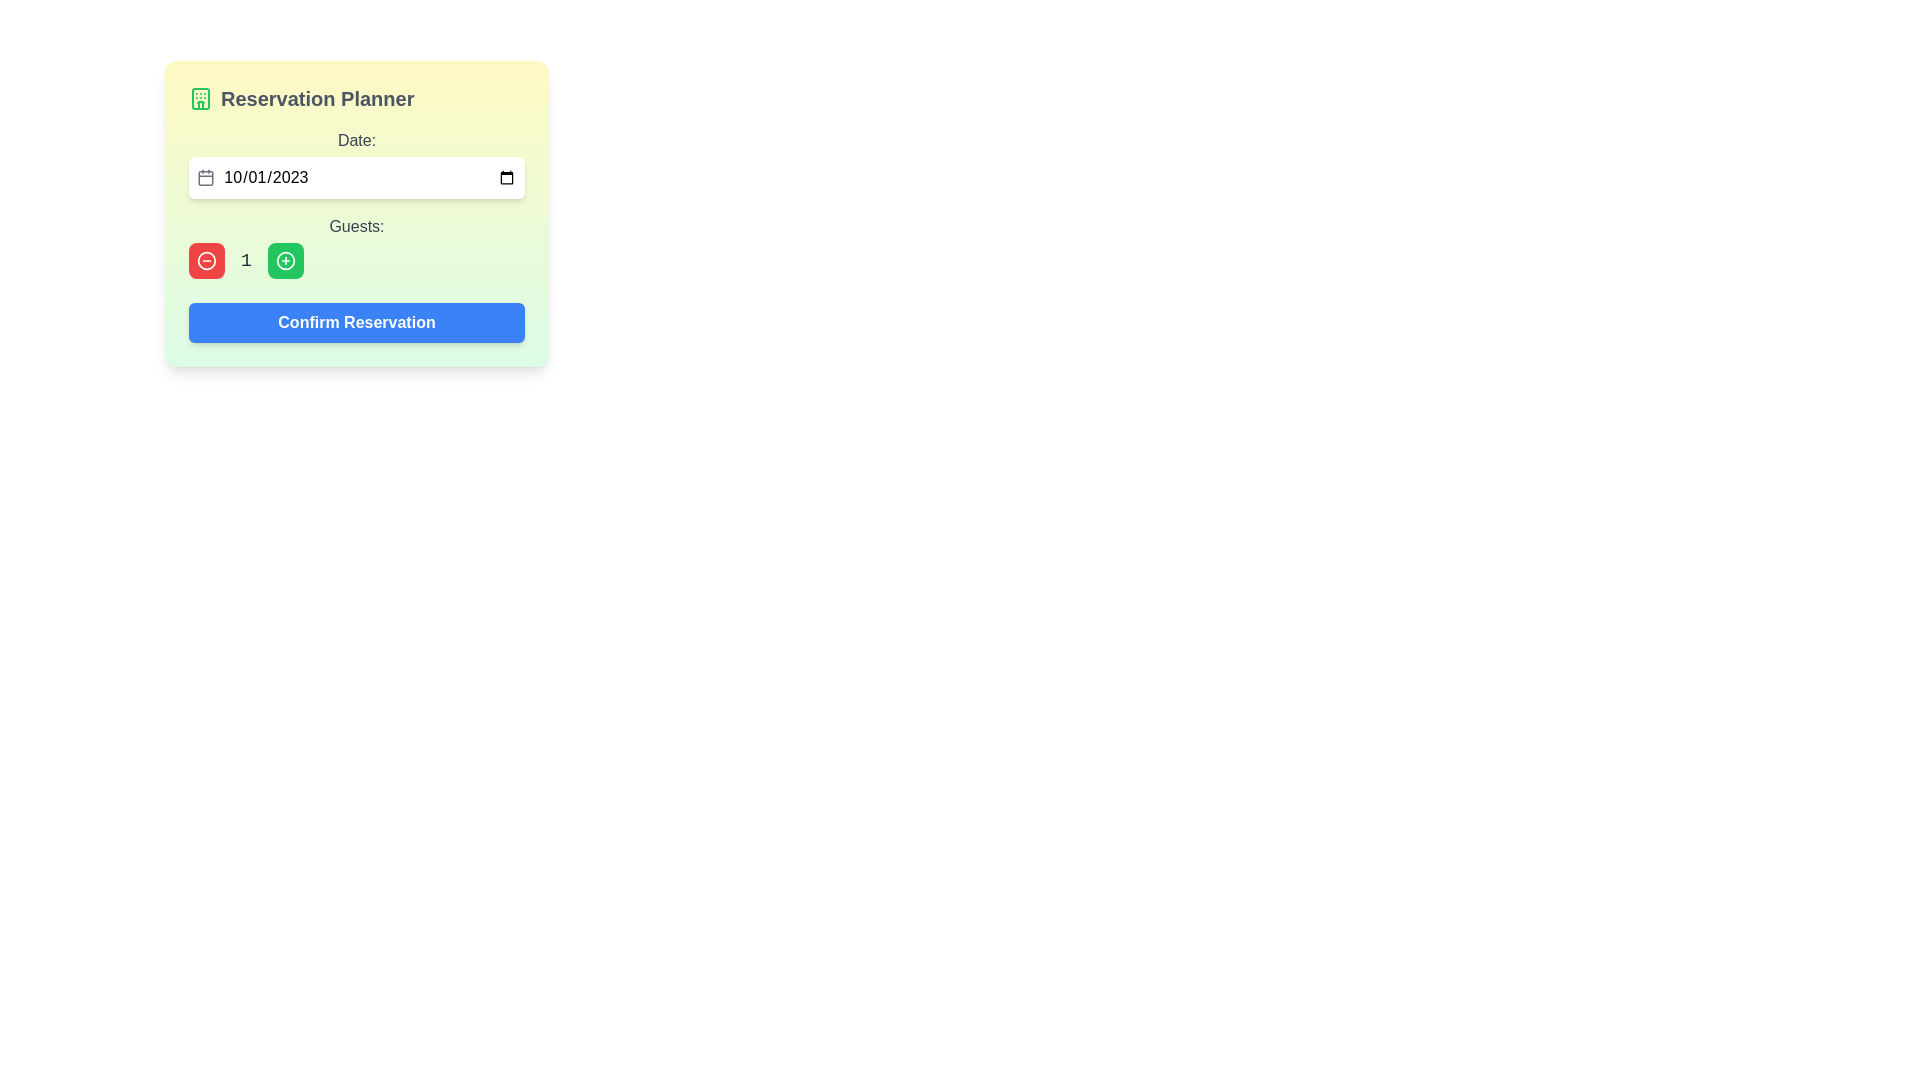  Describe the element at coordinates (284, 260) in the screenshot. I see `the green circular button with a plus symbol in the Guests section, located to the right of the numeric input for guest count` at that location.